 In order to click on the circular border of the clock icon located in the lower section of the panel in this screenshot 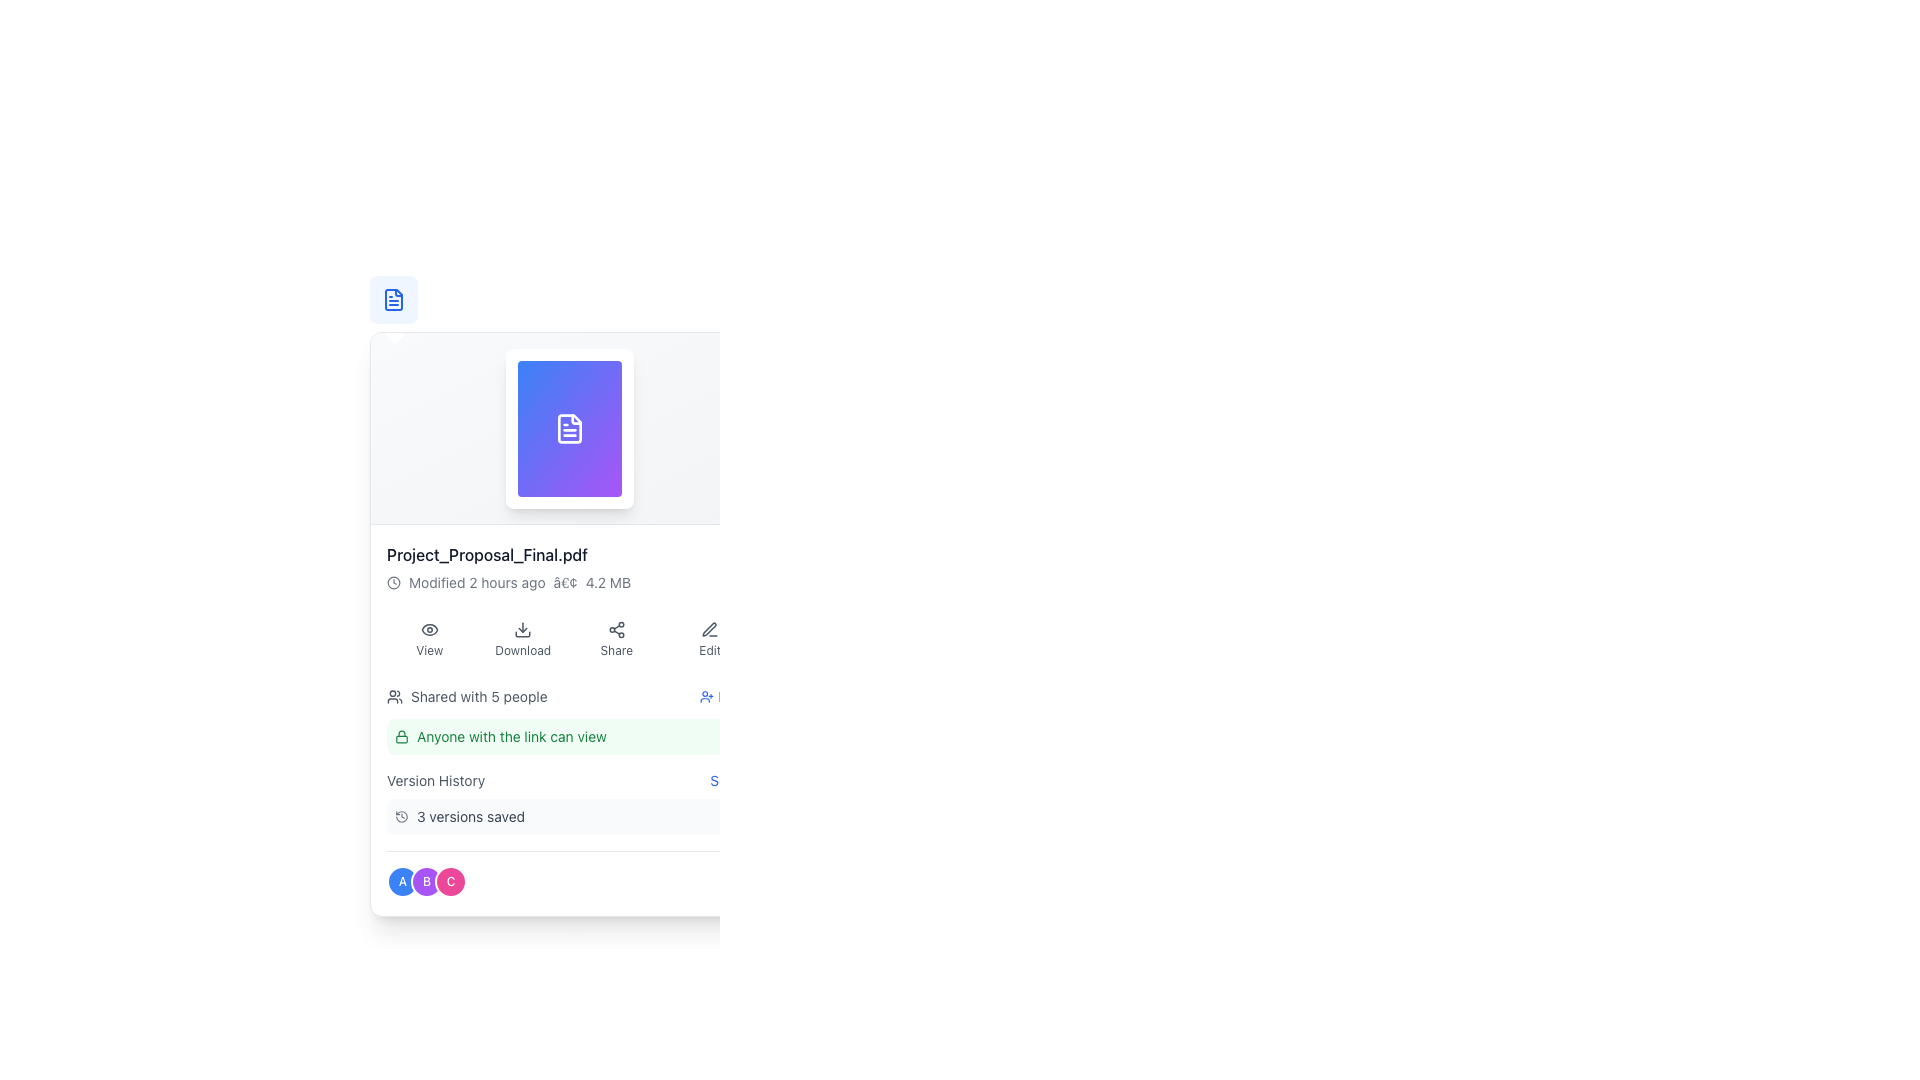, I will do `click(393, 582)`.